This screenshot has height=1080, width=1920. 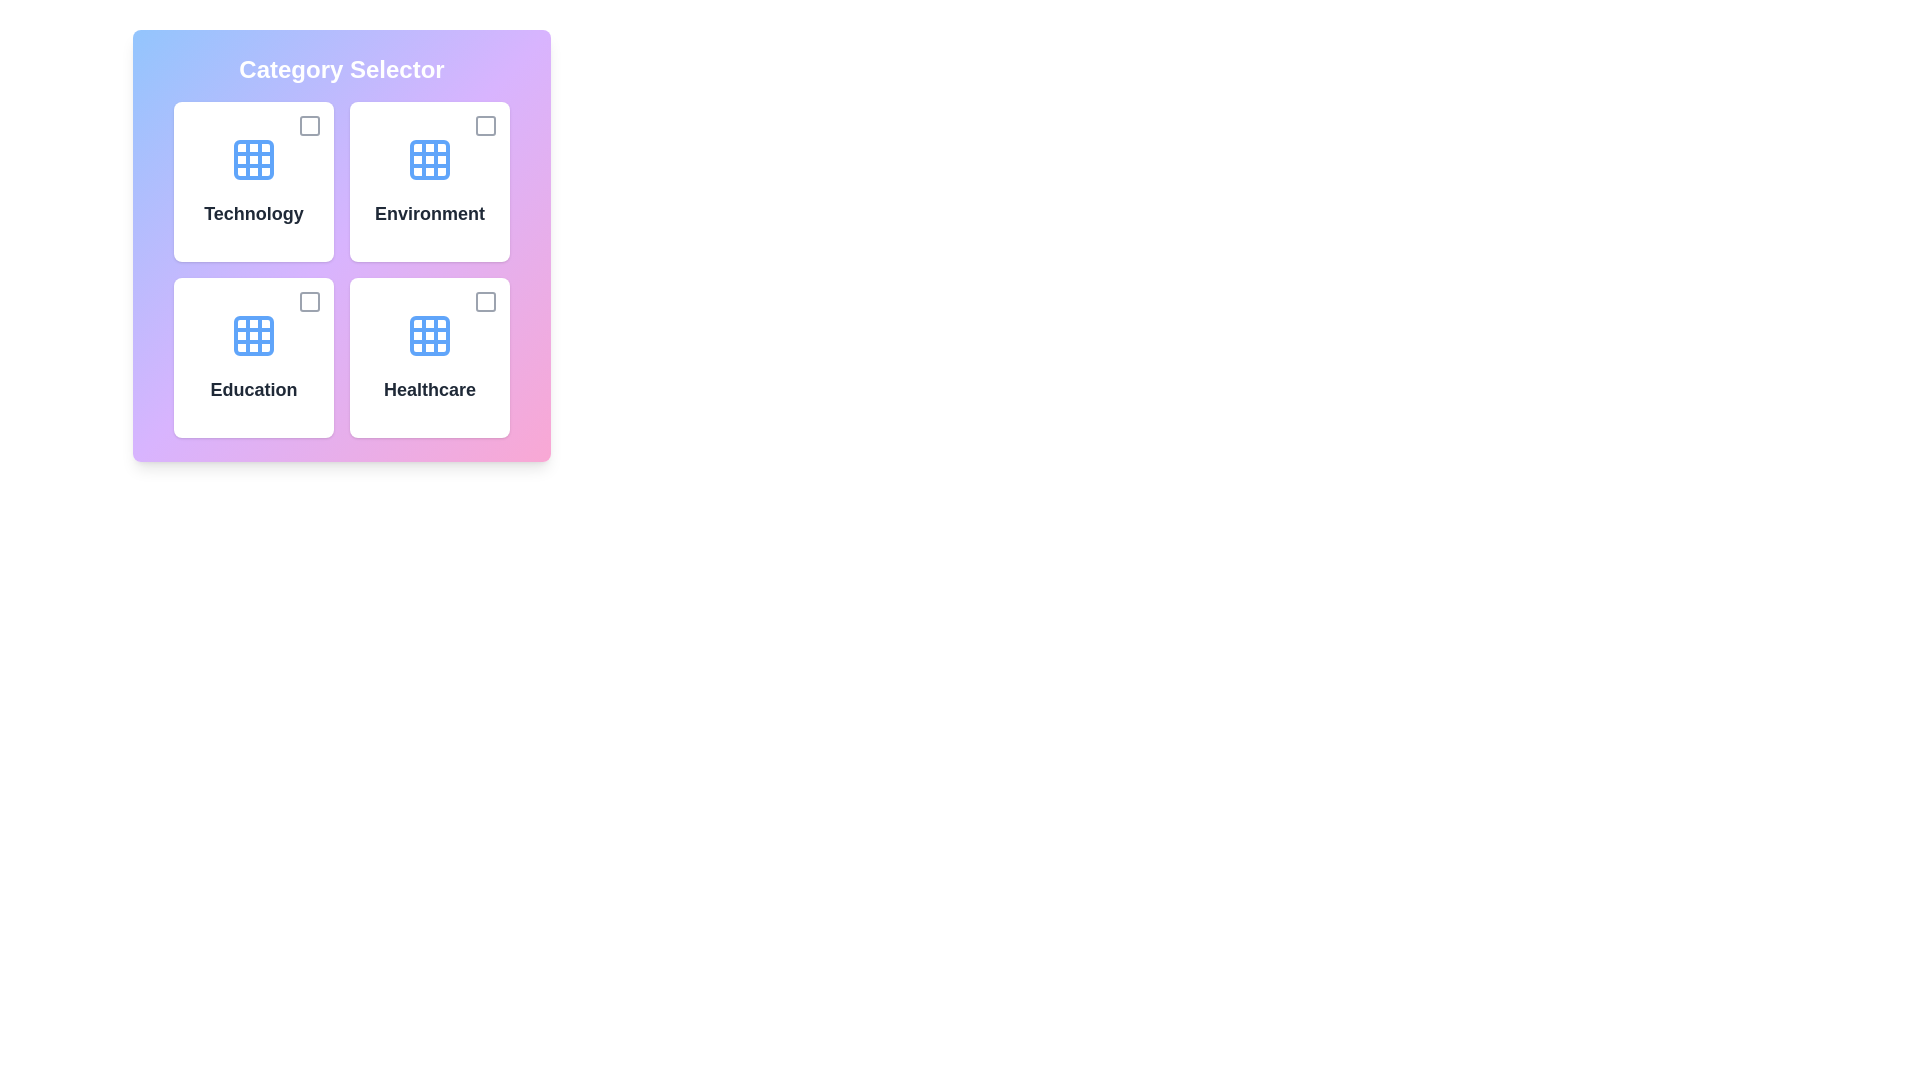 What do you see at coordinates (429, 357) in the screenshot?
I see `the category card labeled 'Healthcare' to observe the hover animation effect` at bounding box center [429, 357].